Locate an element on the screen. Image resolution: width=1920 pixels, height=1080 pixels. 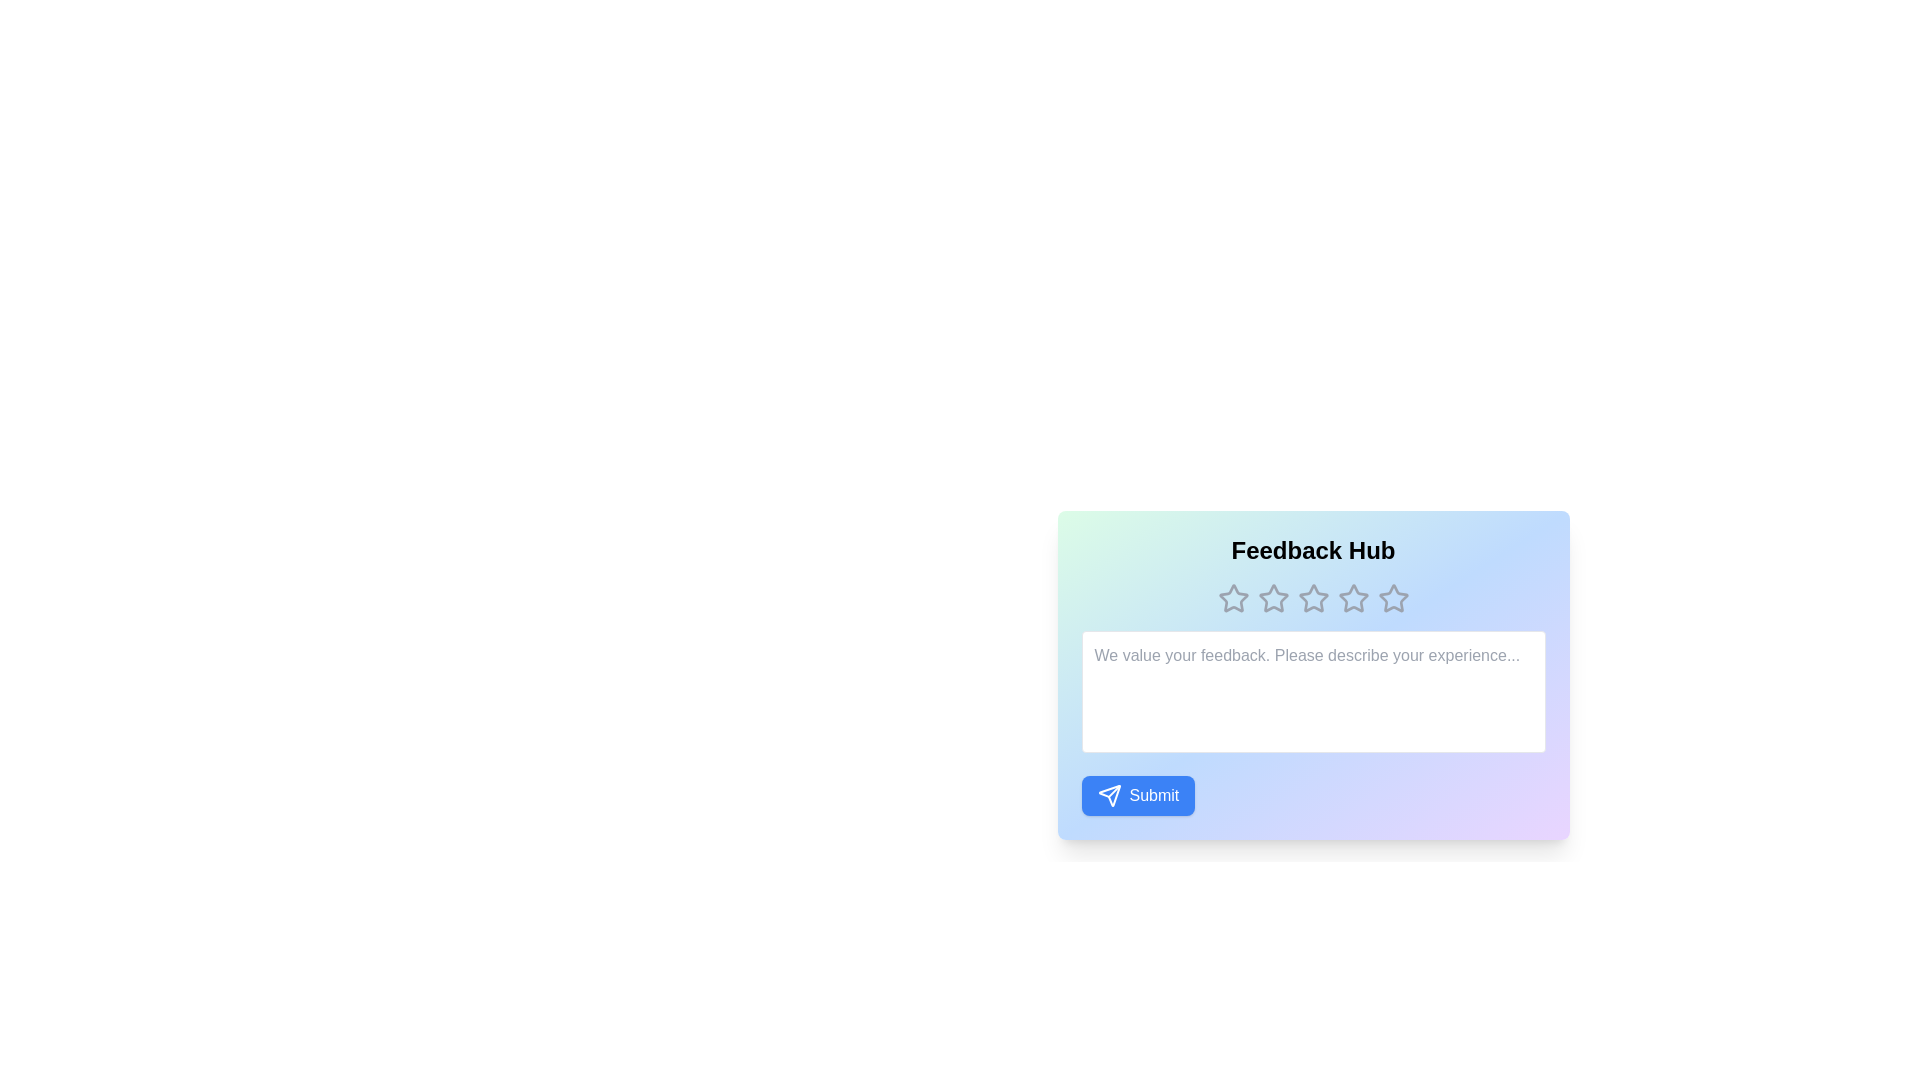
the star corresponding to the rating 2 is located at coordinates (1272, 597).